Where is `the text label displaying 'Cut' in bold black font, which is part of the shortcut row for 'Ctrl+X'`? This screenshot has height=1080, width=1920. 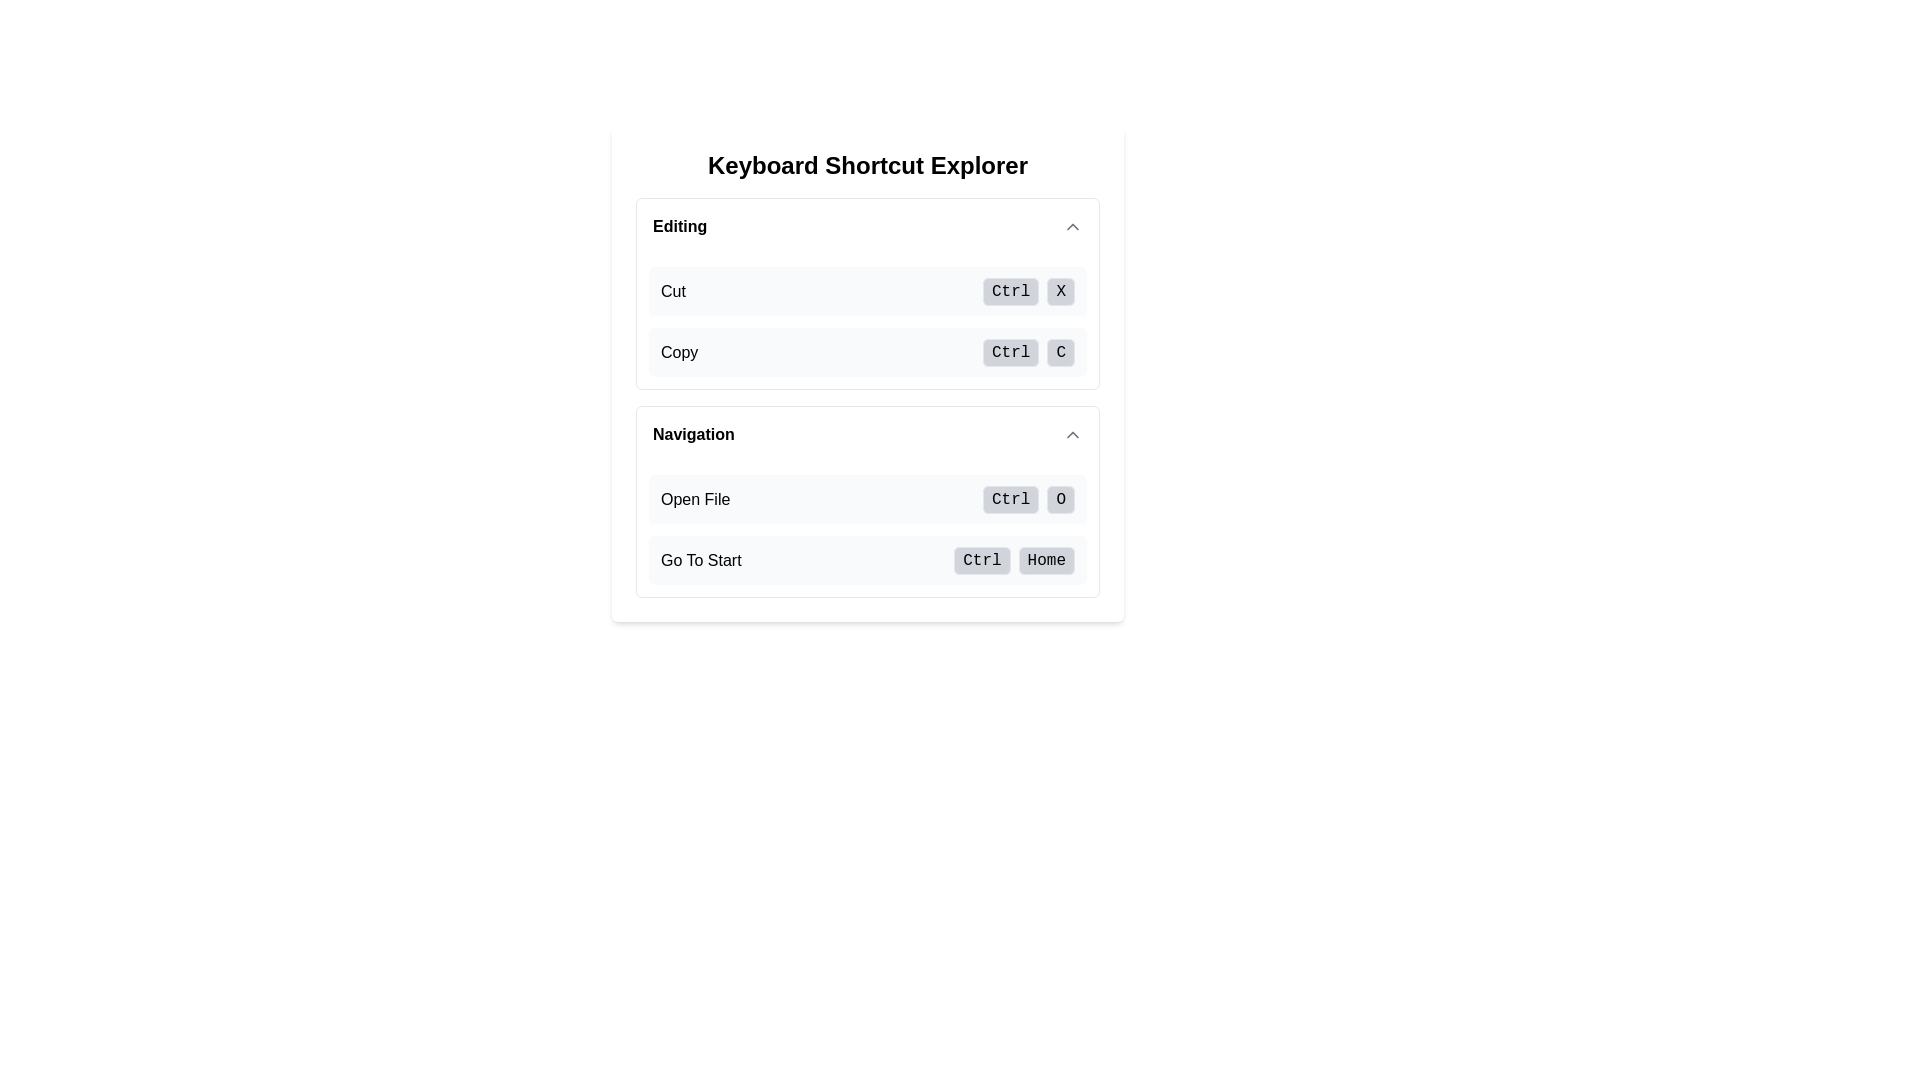 the text label displaying 'Cut' in bold black font, which is part of the shortcut row for 'Ctrl+X' is located at coordinates (673, 291).